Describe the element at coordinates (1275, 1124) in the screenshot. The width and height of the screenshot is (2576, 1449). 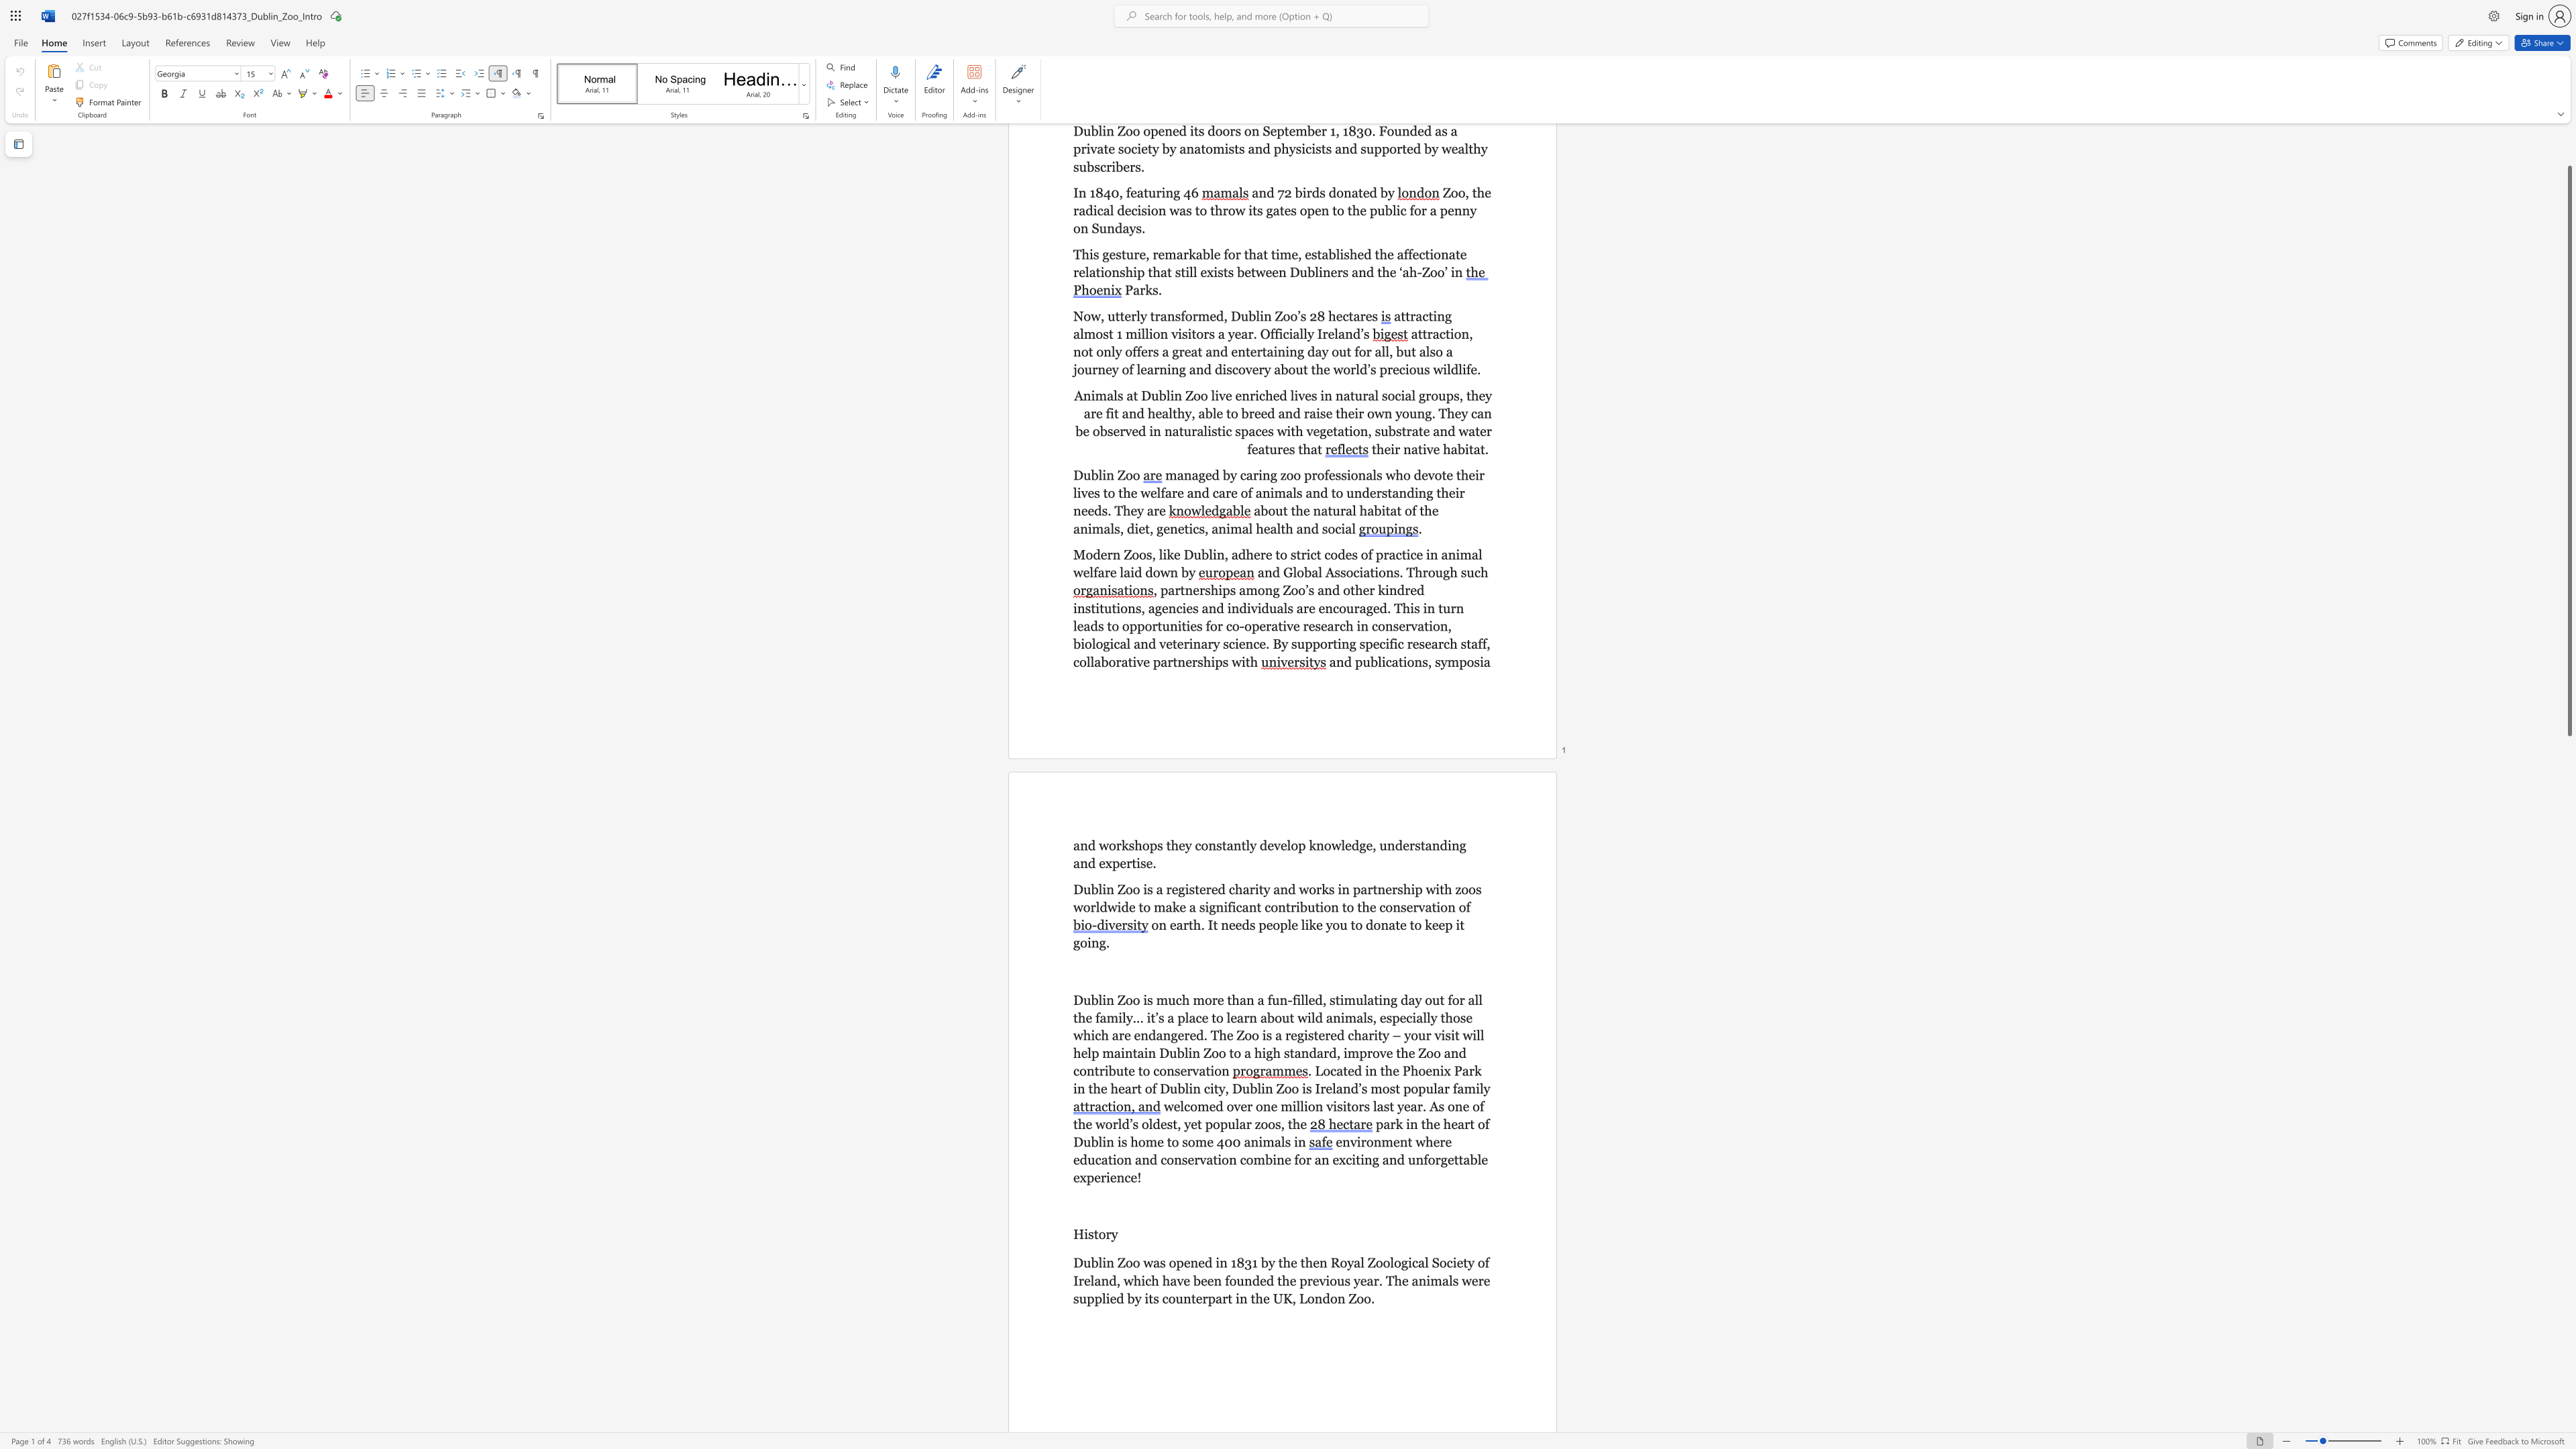
I see `the subset text "s, the" within the text "yet popular zoos, the"` at that location.